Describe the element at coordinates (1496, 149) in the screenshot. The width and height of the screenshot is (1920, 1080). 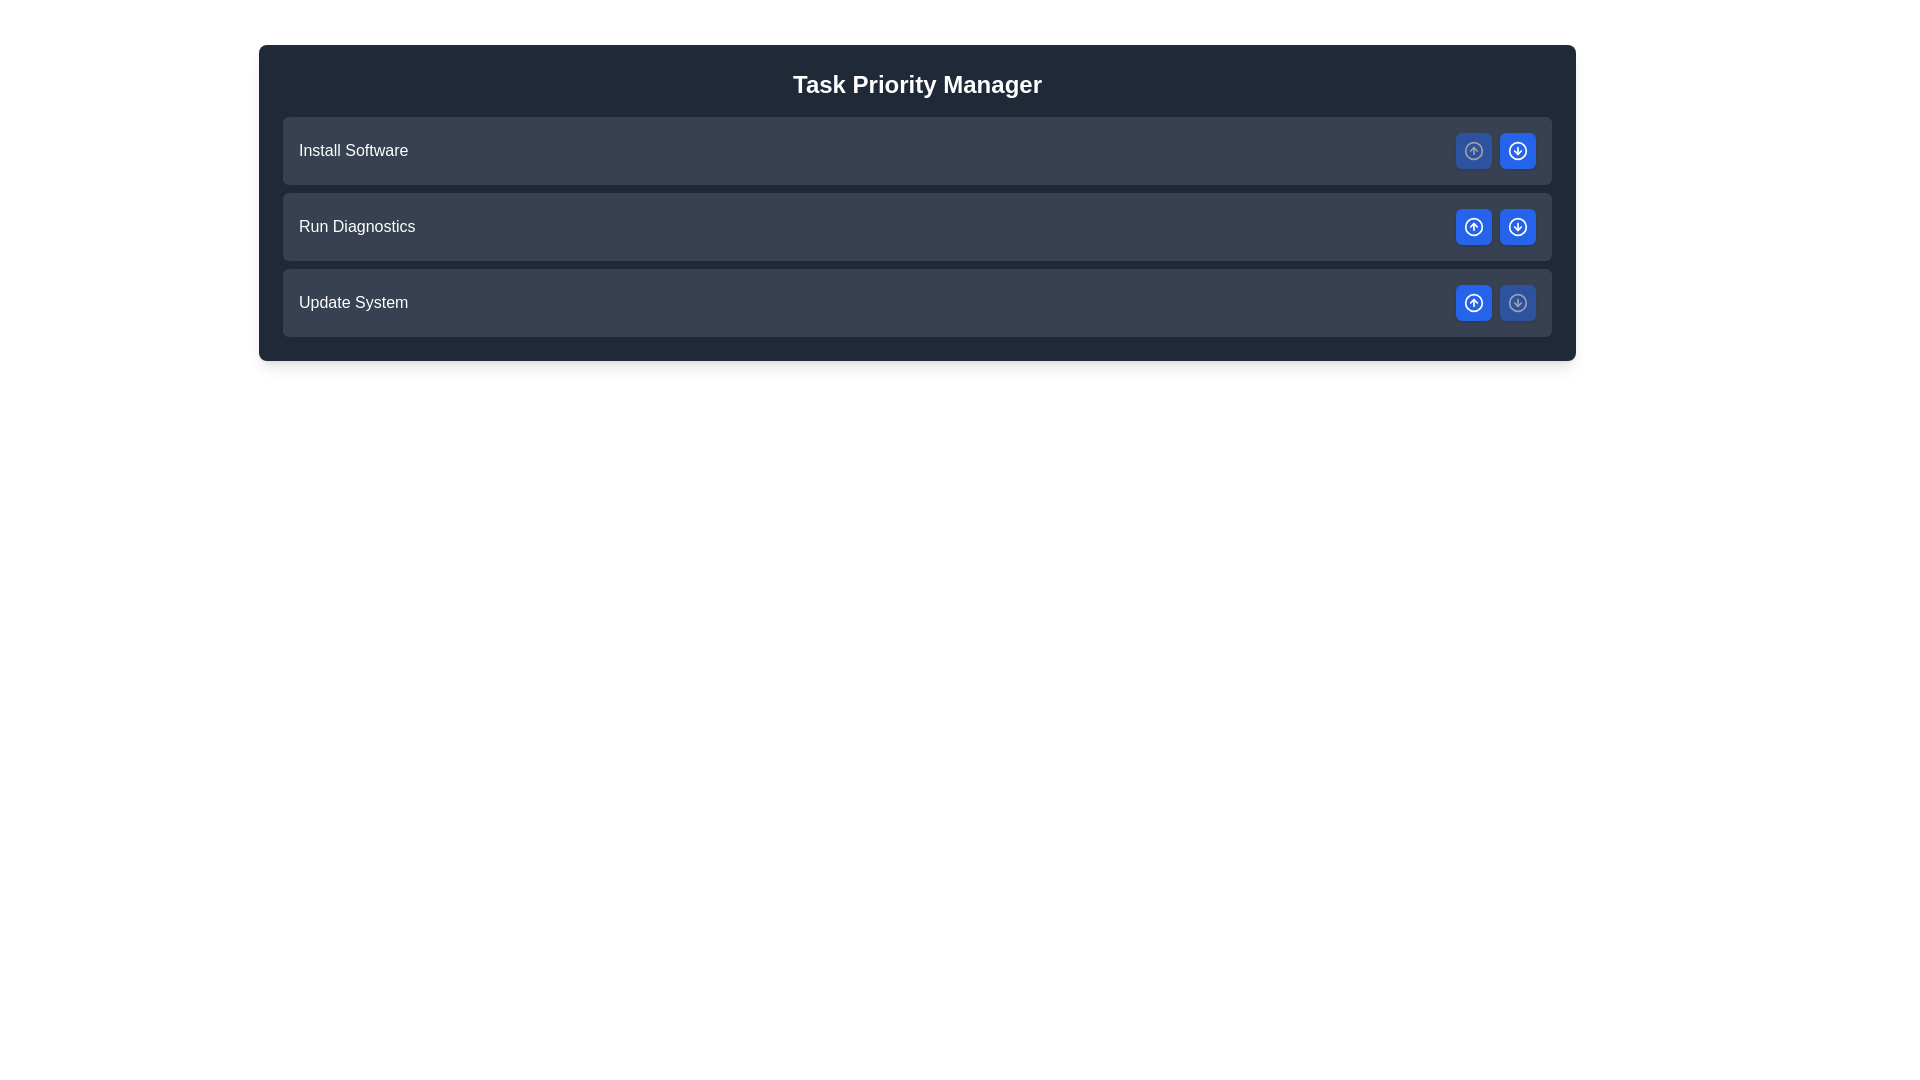
I see `the upward arrow button located in the top-right corner of the 'Install Software' section to increase the task priority` at that location.